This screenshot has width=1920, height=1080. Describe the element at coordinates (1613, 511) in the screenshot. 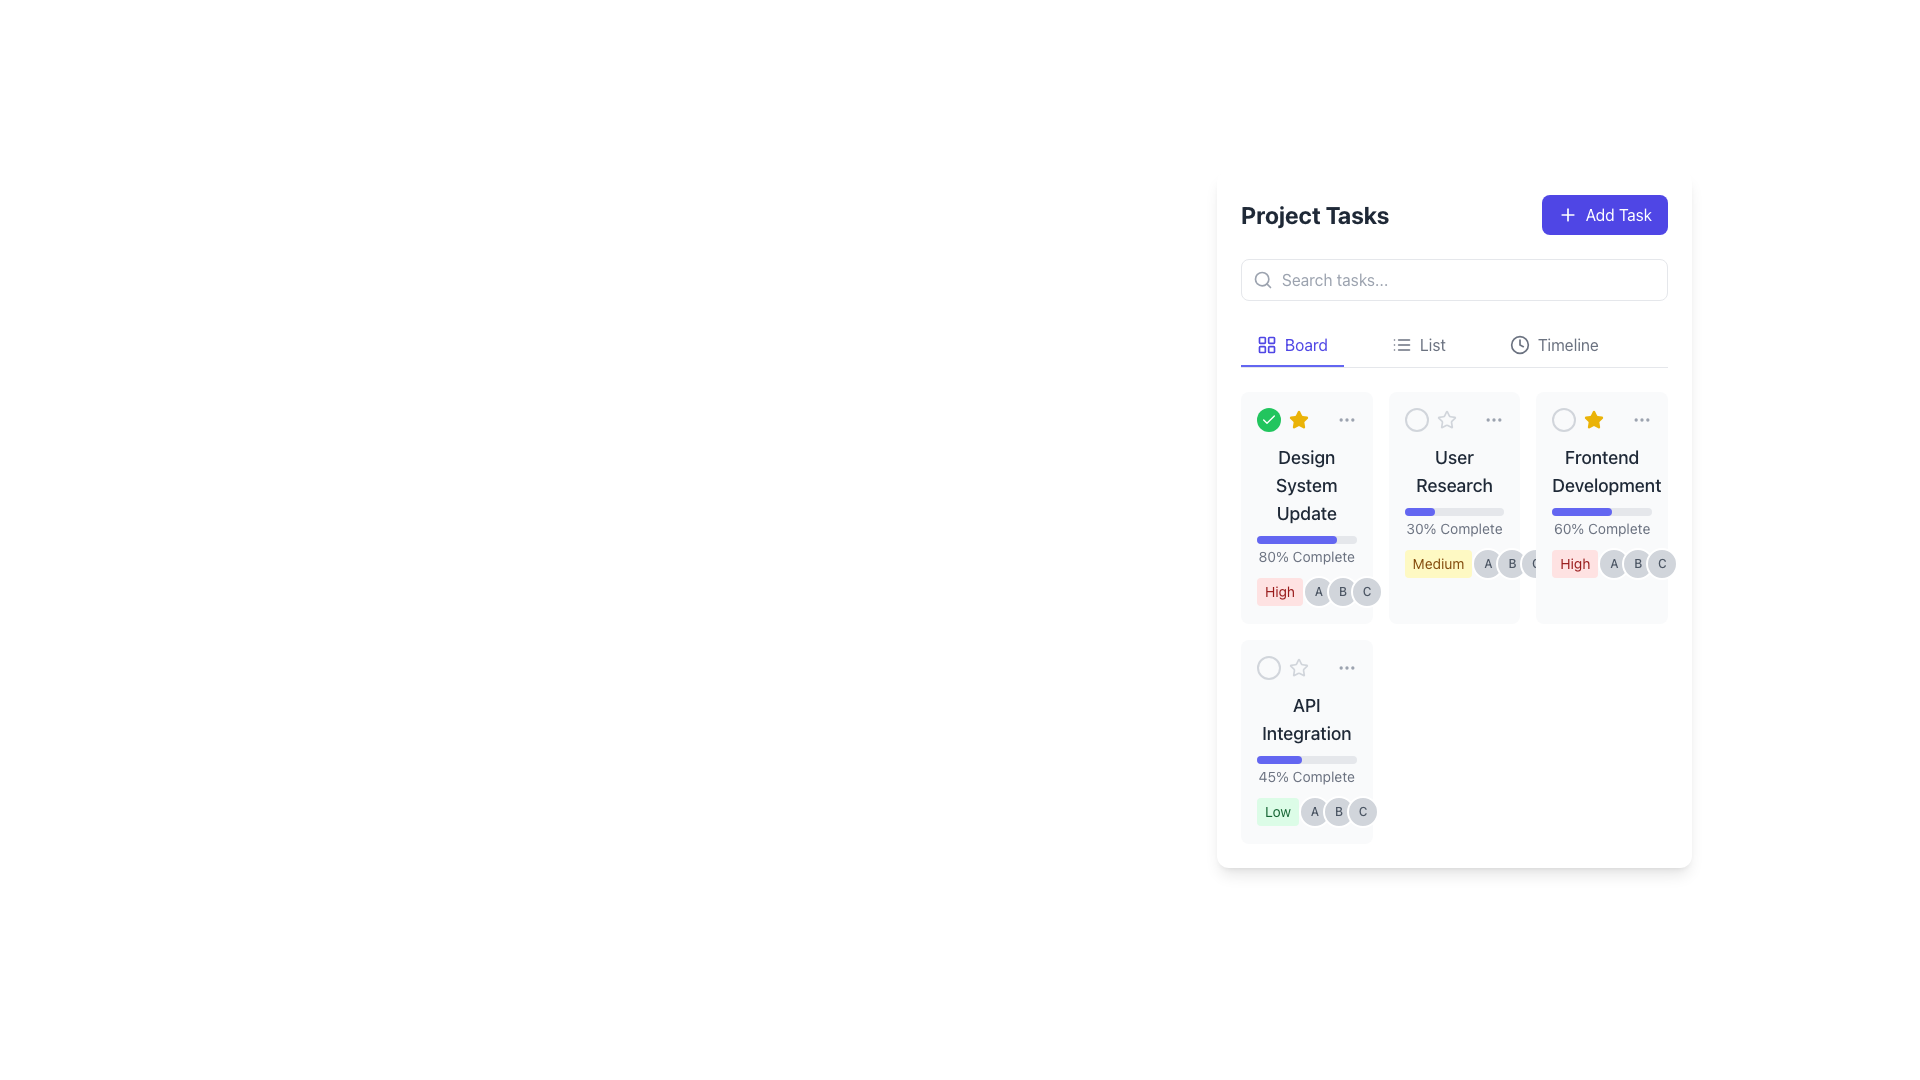

I see `the progress` at that location.